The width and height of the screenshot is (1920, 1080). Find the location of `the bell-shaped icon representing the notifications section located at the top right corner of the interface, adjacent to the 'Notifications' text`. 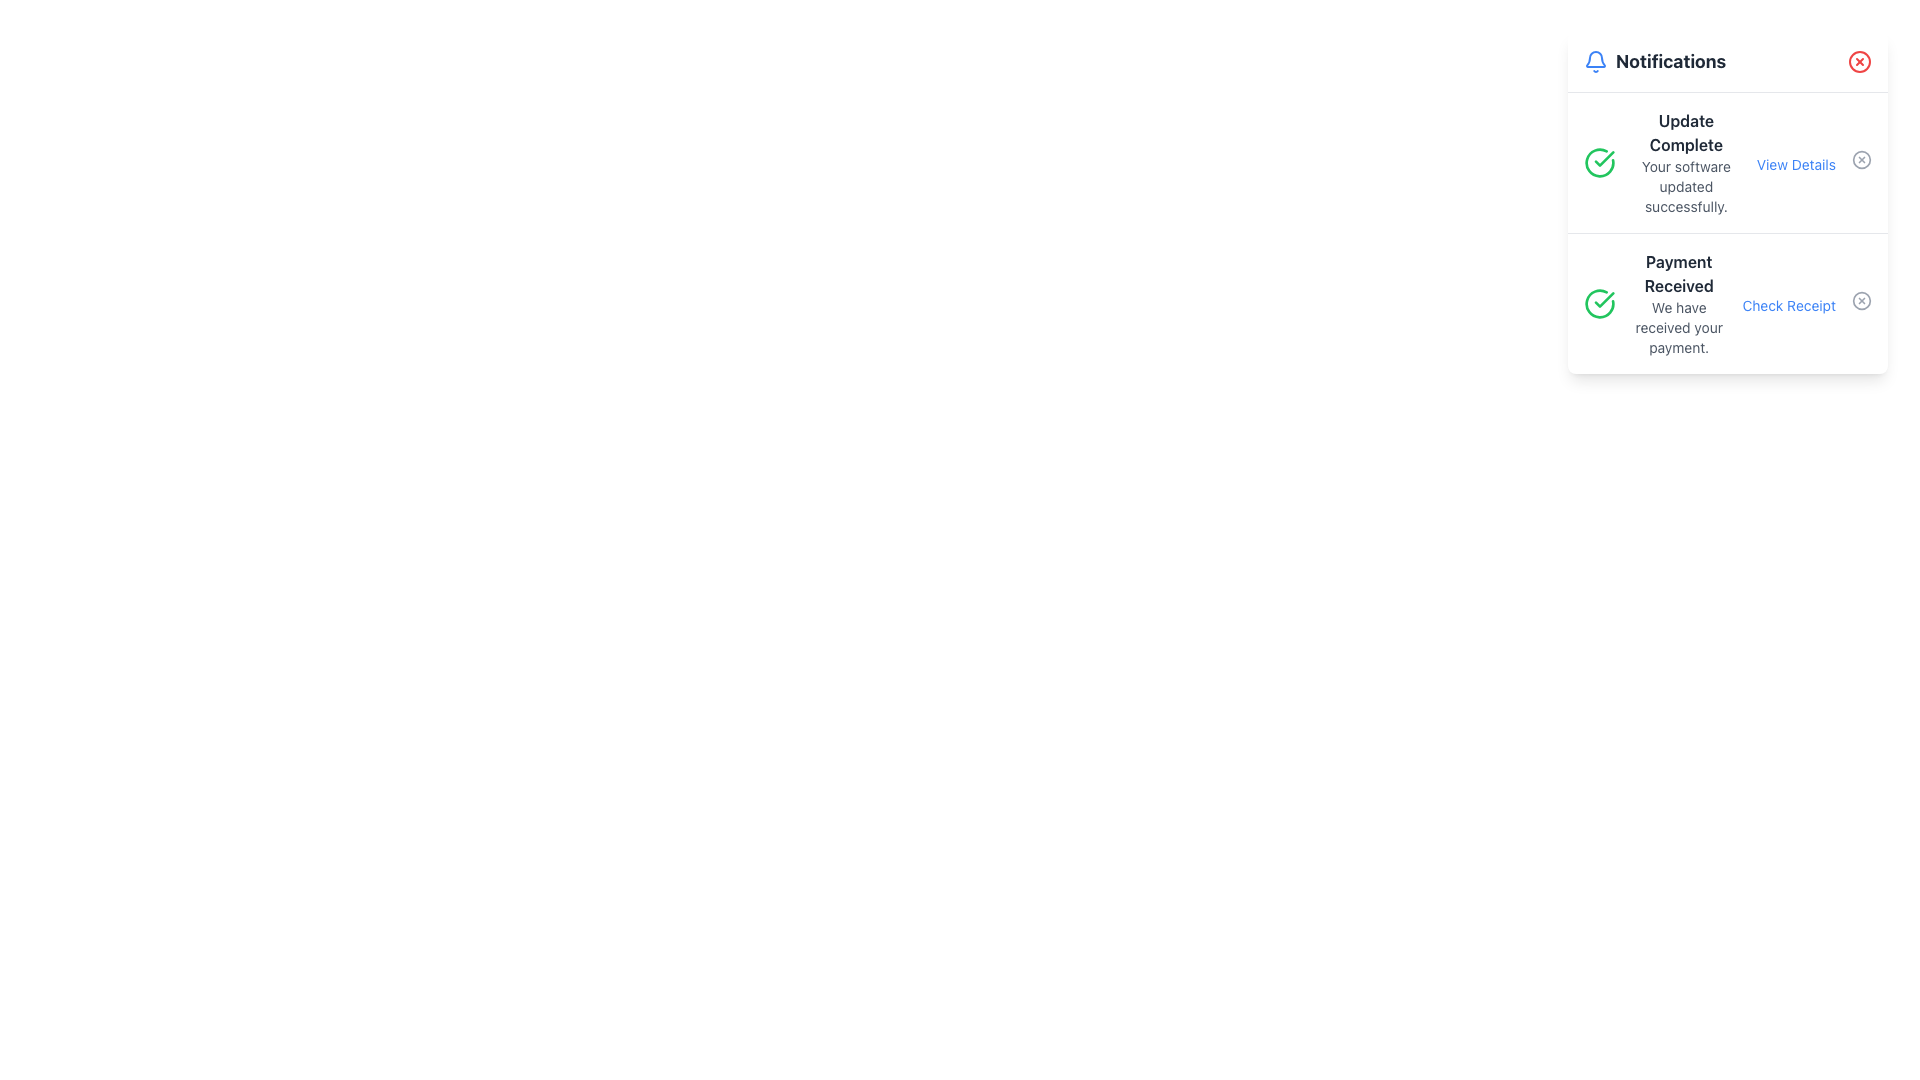

the bell-shaped icon representing the notifications section located at the top right corner of the interface, adjacent to the 'Notifications' text is located at coordinates (1595, 60).